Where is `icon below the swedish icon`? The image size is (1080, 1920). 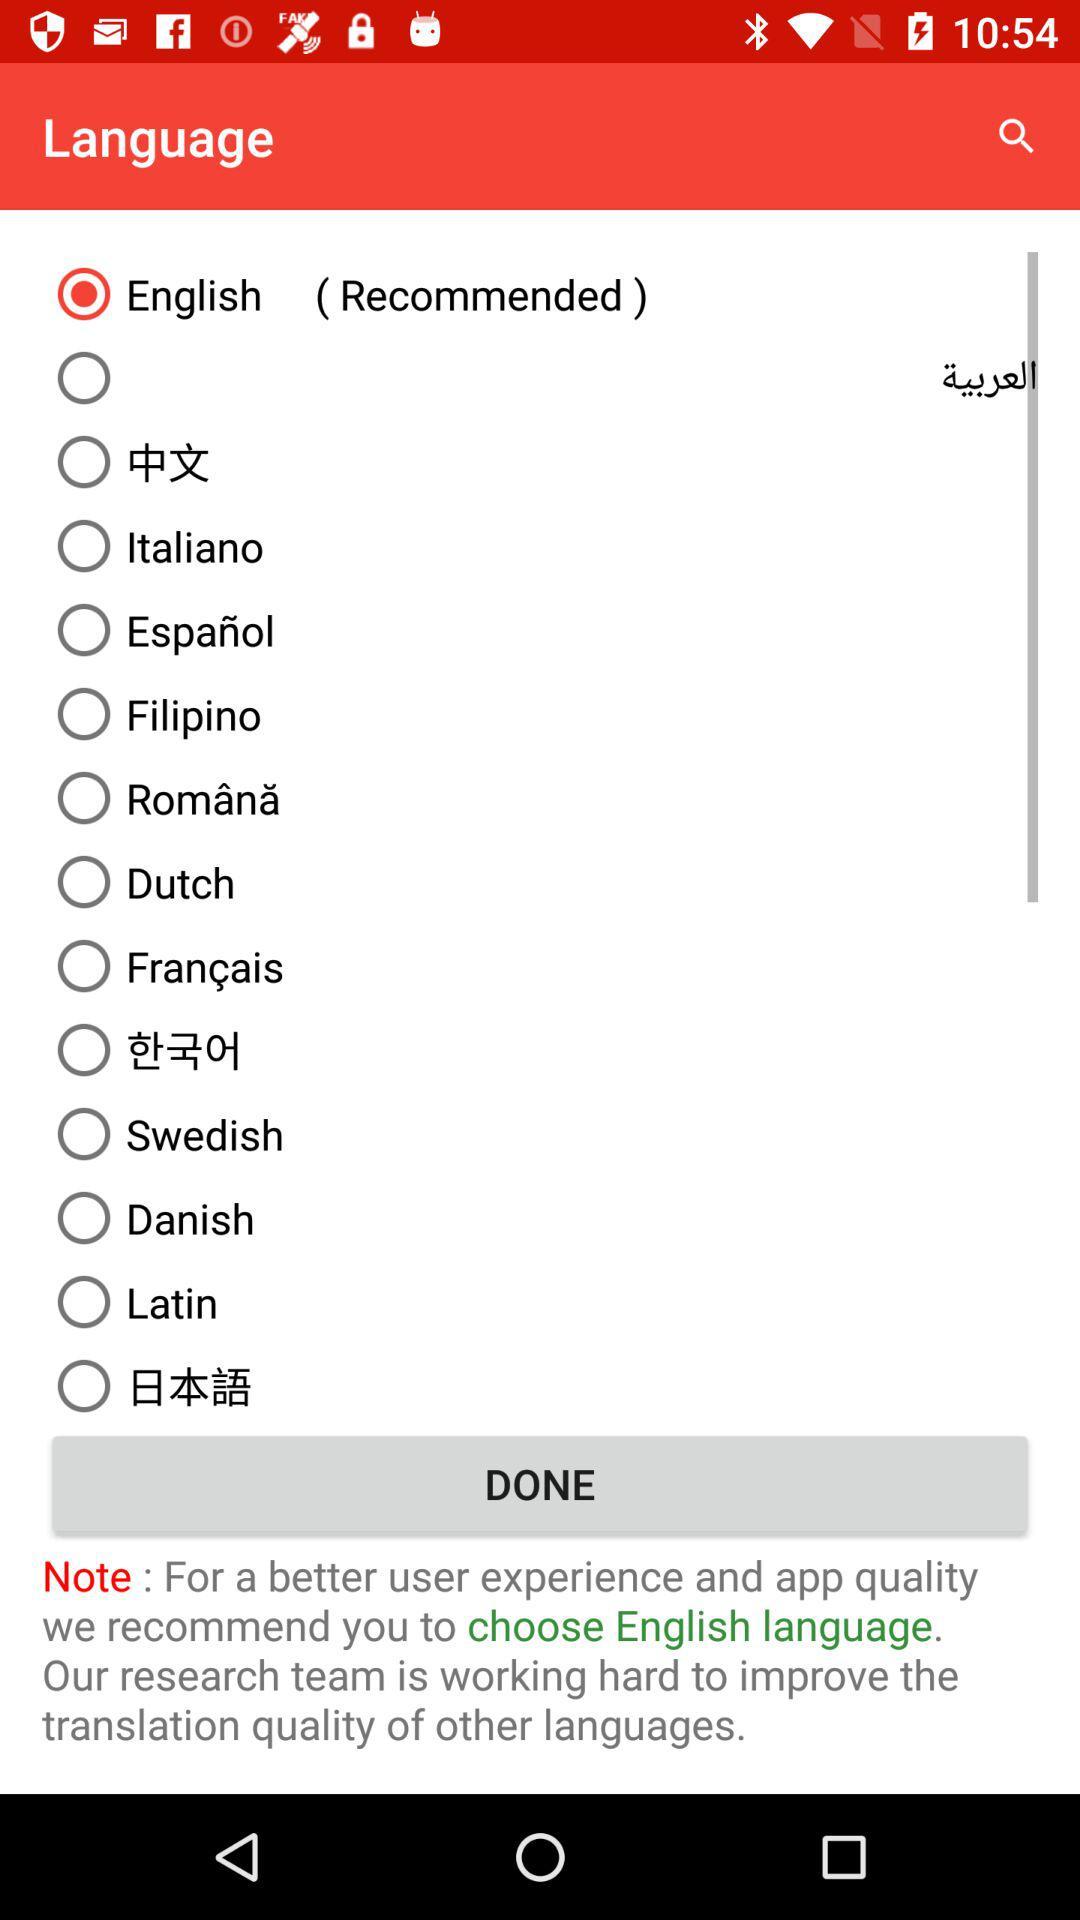
icon below the swedish icon is located at coordinates (540, 1217).